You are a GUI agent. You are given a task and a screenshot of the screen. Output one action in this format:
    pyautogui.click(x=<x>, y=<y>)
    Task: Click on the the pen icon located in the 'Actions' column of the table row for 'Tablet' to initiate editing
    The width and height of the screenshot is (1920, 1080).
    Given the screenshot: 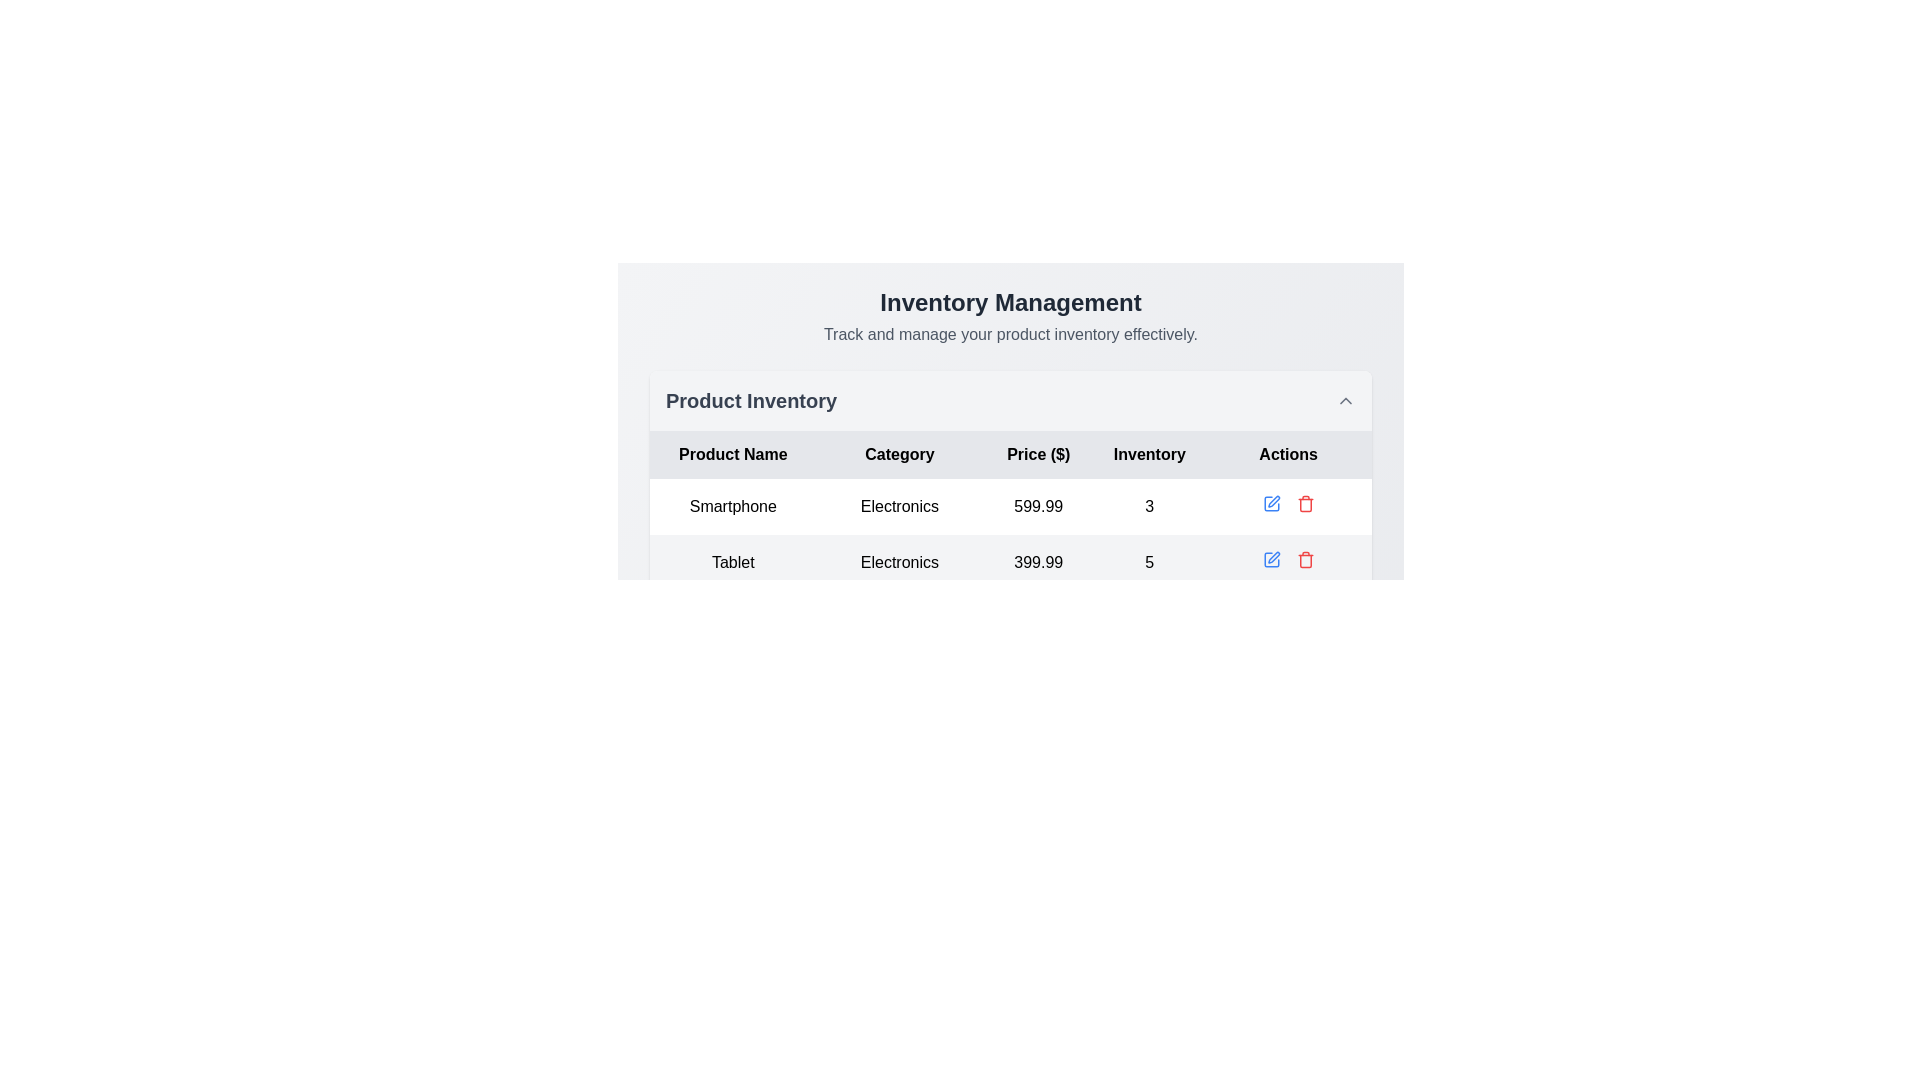 What is the action you would take?
    pyautogui.click(x=1272, y=557)
    